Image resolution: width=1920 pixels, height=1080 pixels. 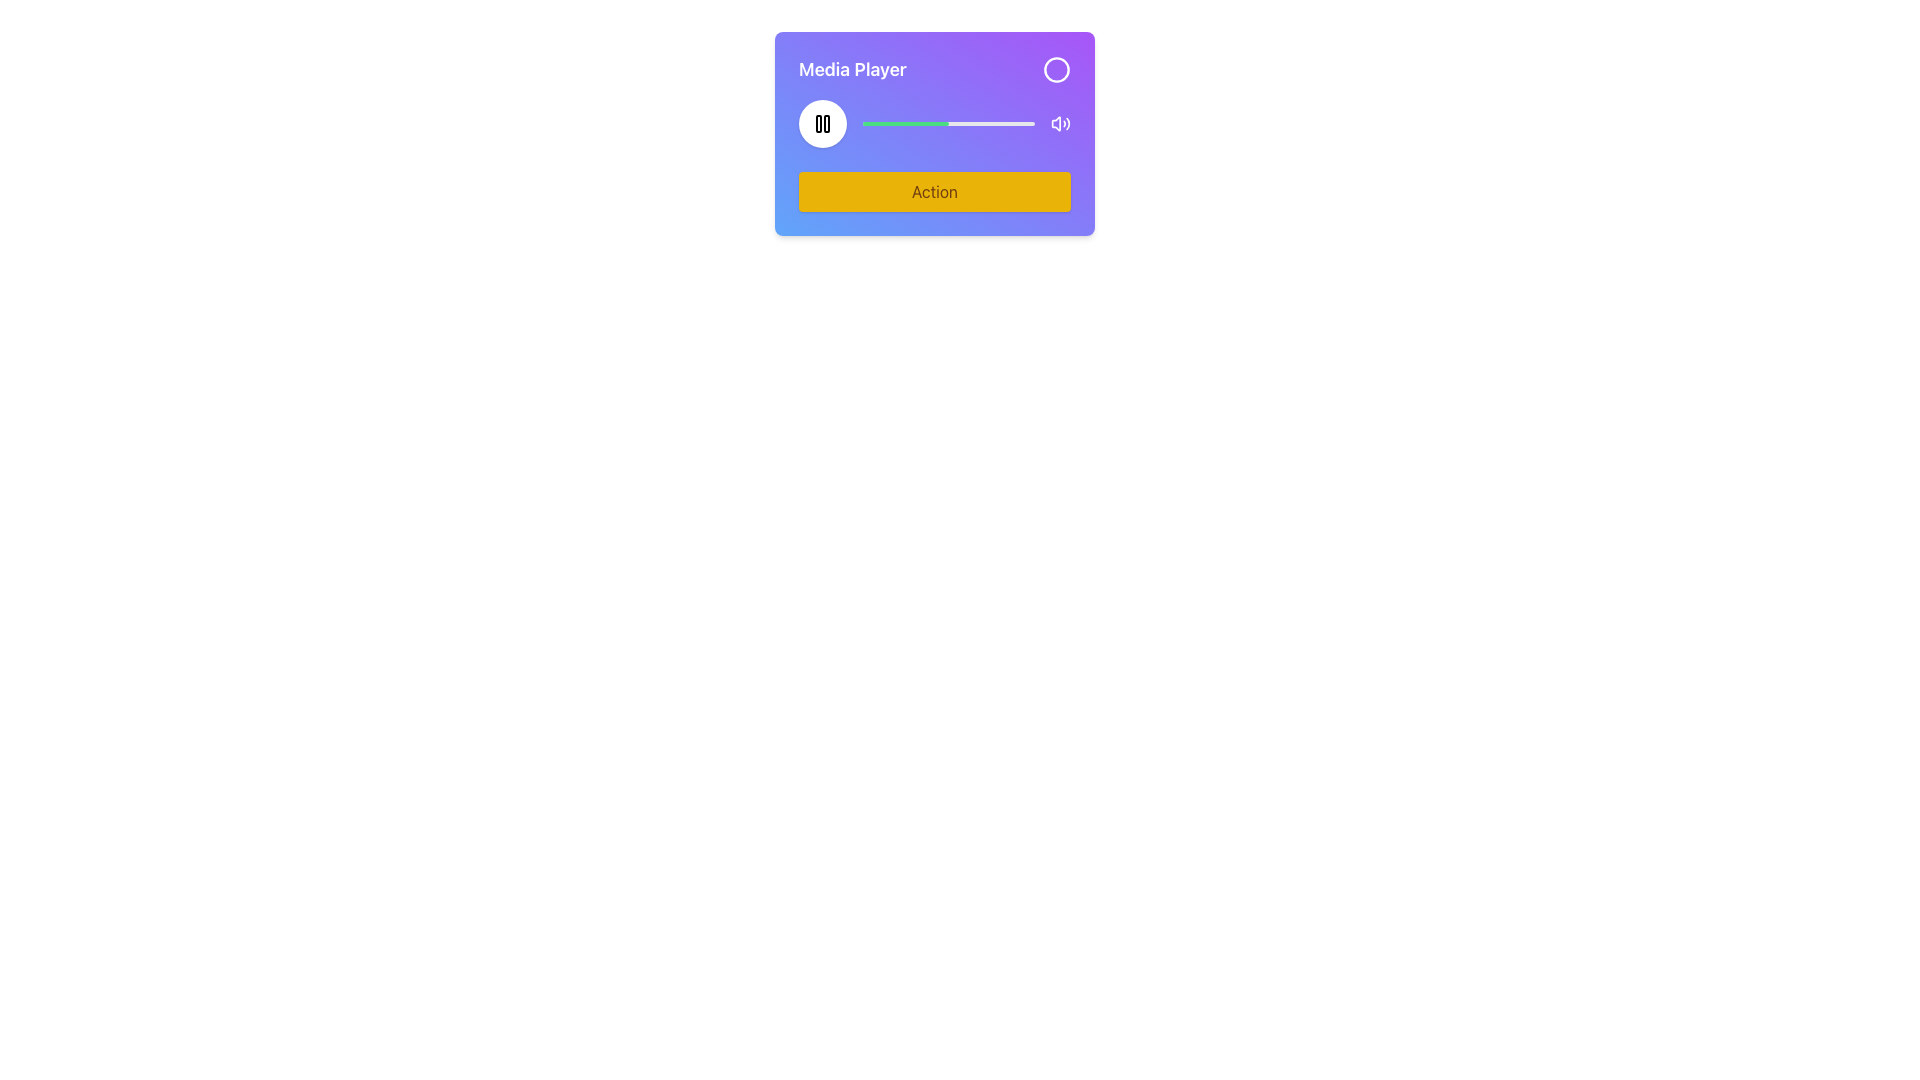 What do you see at coordinates (822, 123) in the screenshot?
I see `the pause button located on the leftmost side of the media player to halt the playback of the media` at bounding box center [822, 123].